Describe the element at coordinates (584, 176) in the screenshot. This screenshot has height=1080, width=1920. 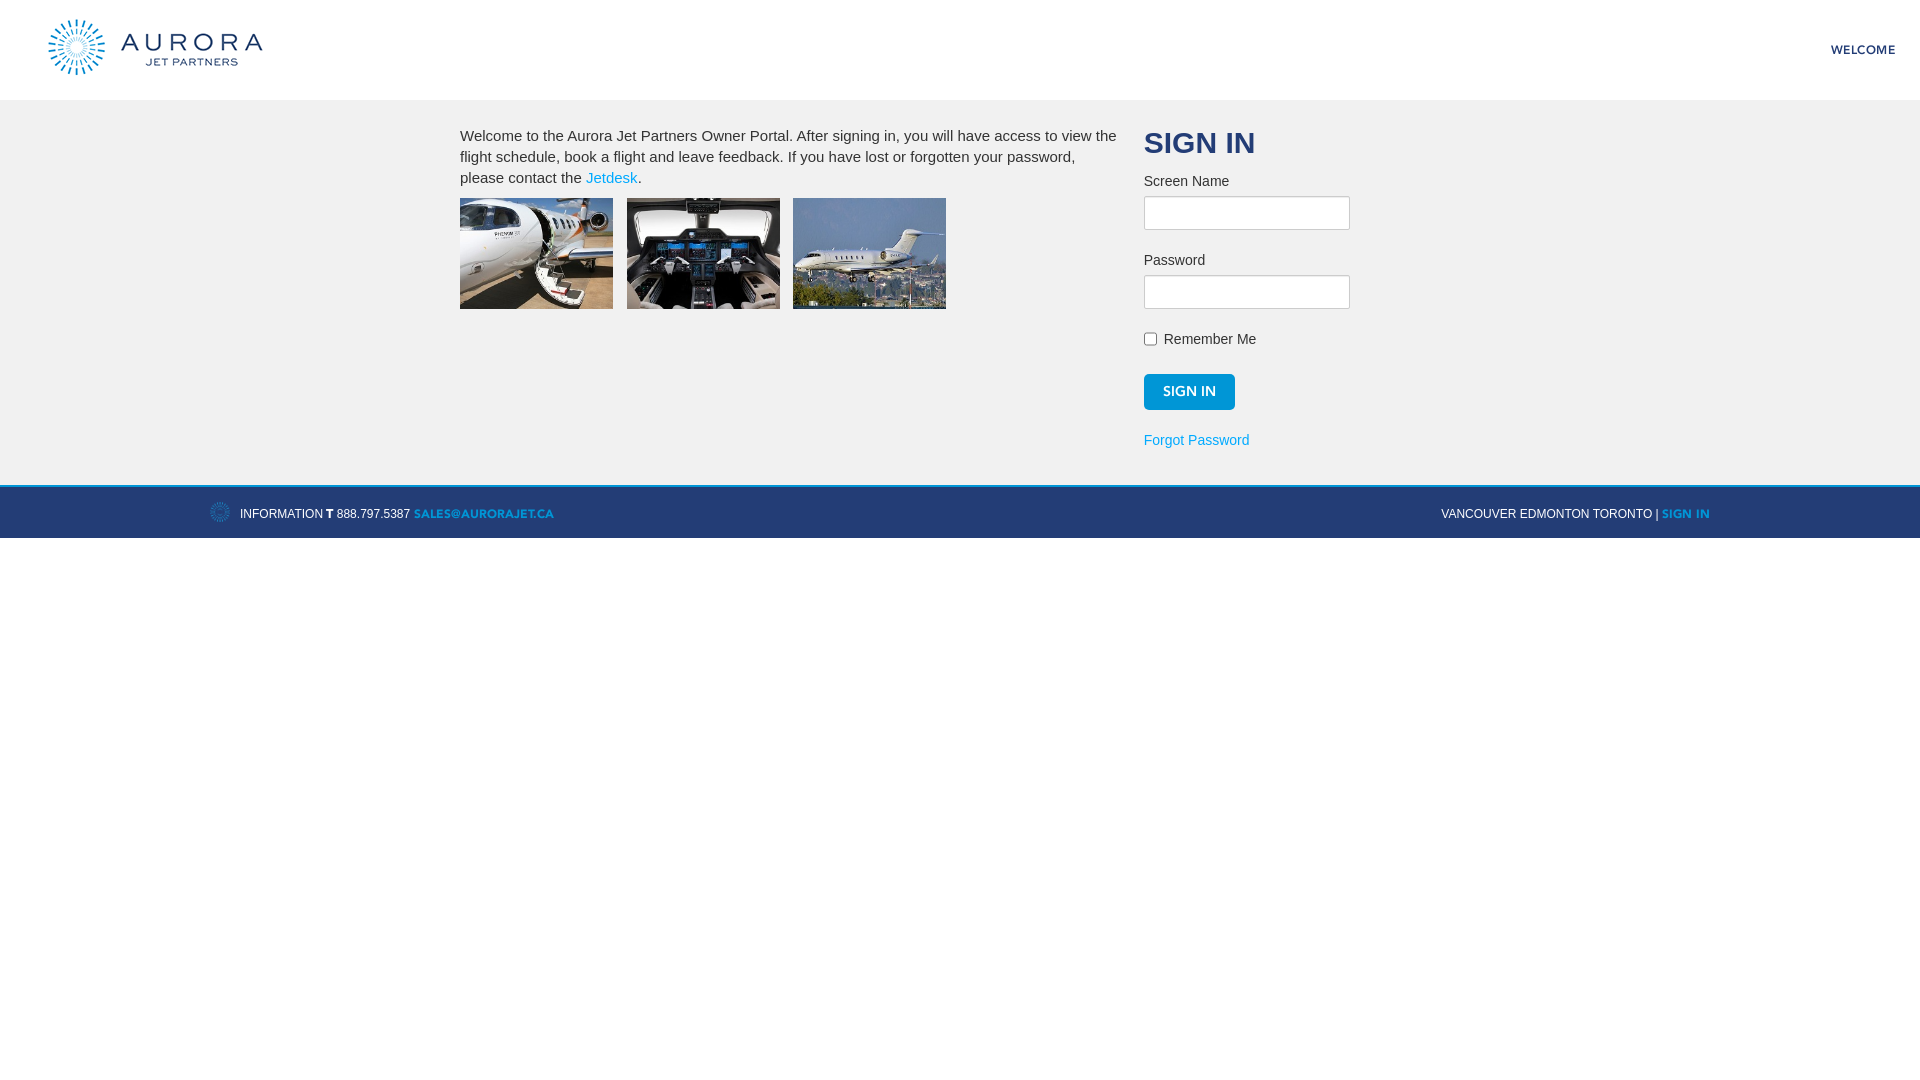
I see `'Jetdesk'` at that location.